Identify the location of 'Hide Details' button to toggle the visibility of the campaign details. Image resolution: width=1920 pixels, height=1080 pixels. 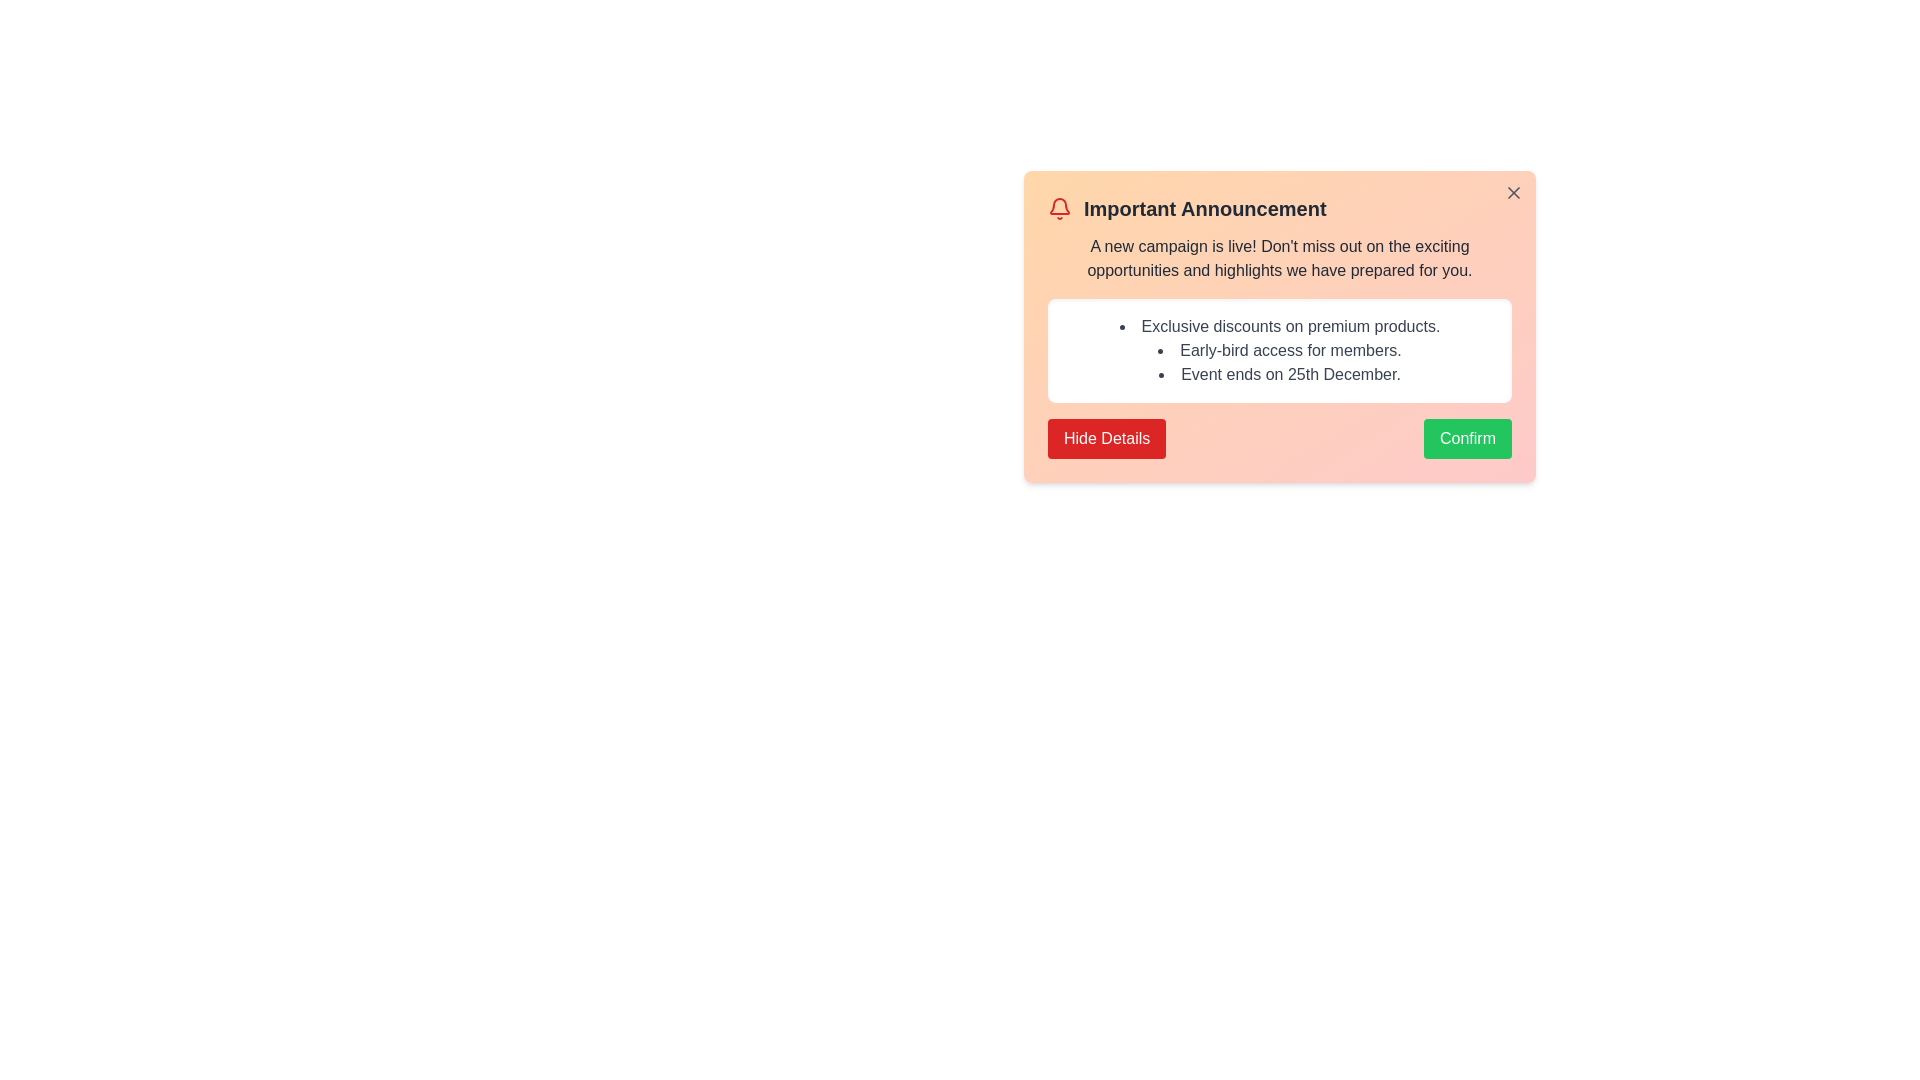
(1106, 438).